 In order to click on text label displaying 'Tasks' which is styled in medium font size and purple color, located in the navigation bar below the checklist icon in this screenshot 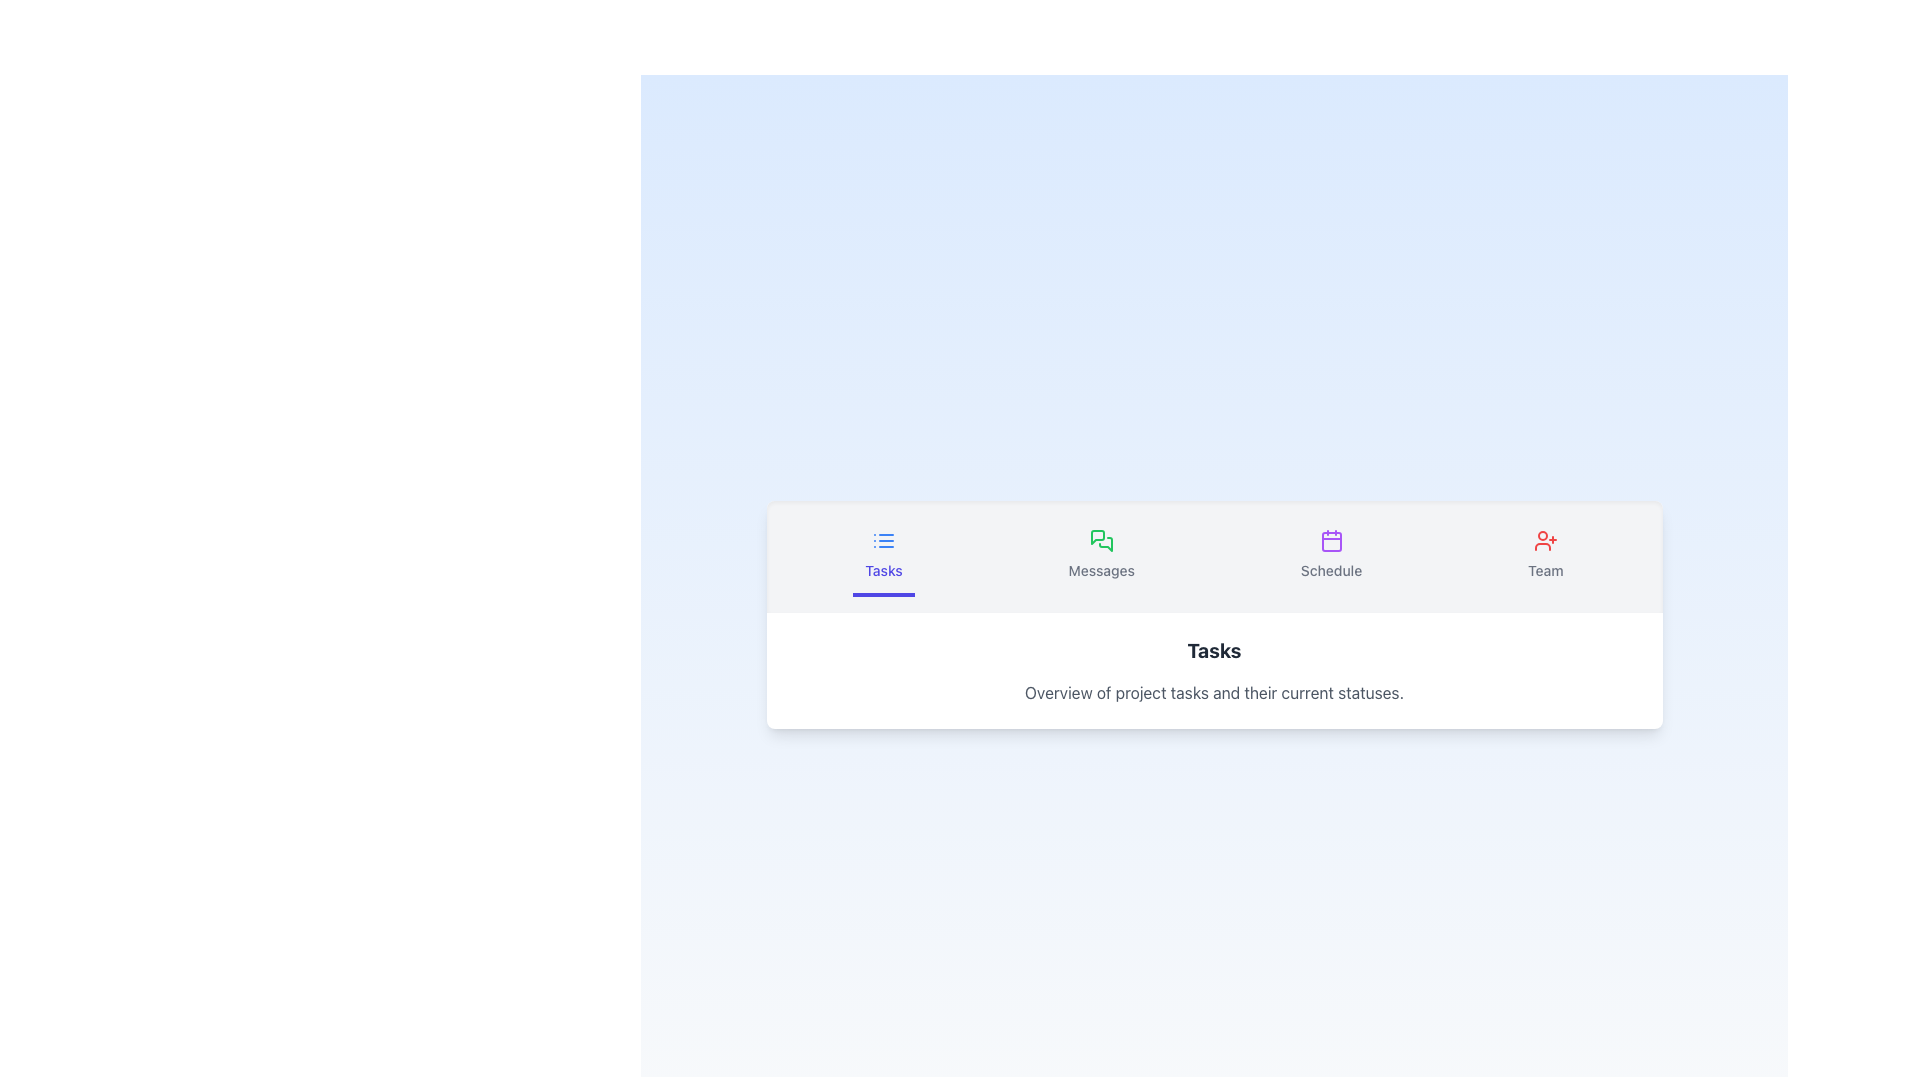, I will do `click(883, 570)`.